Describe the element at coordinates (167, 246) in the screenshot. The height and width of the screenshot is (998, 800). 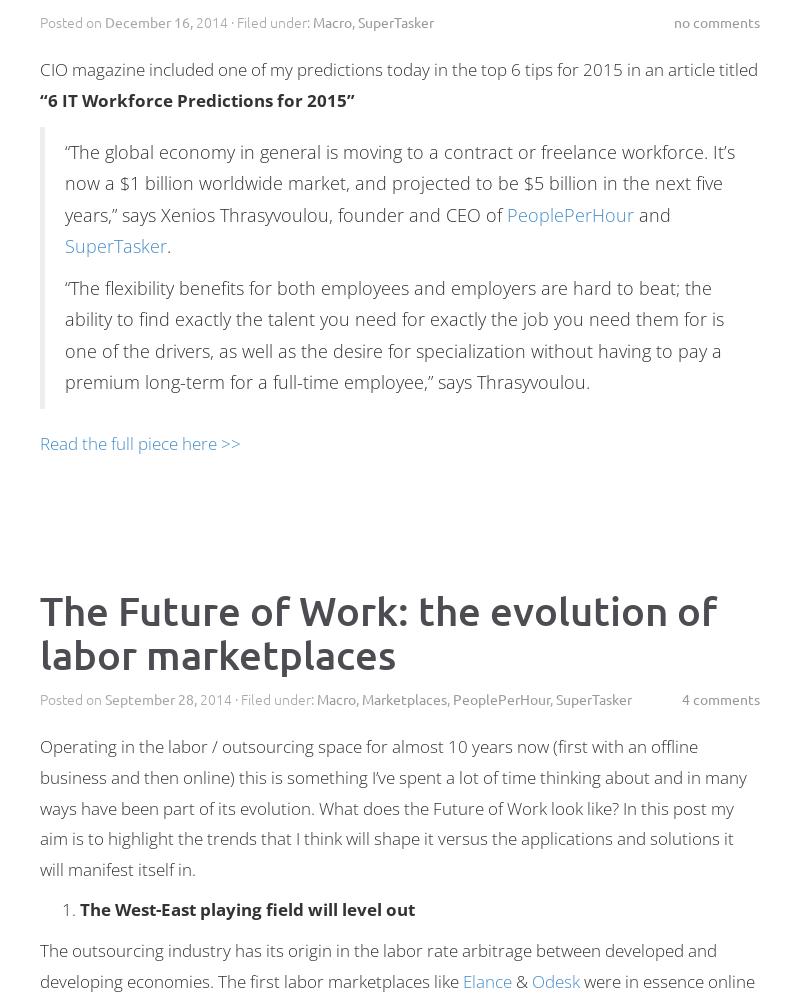
I see `'.'` at that location.